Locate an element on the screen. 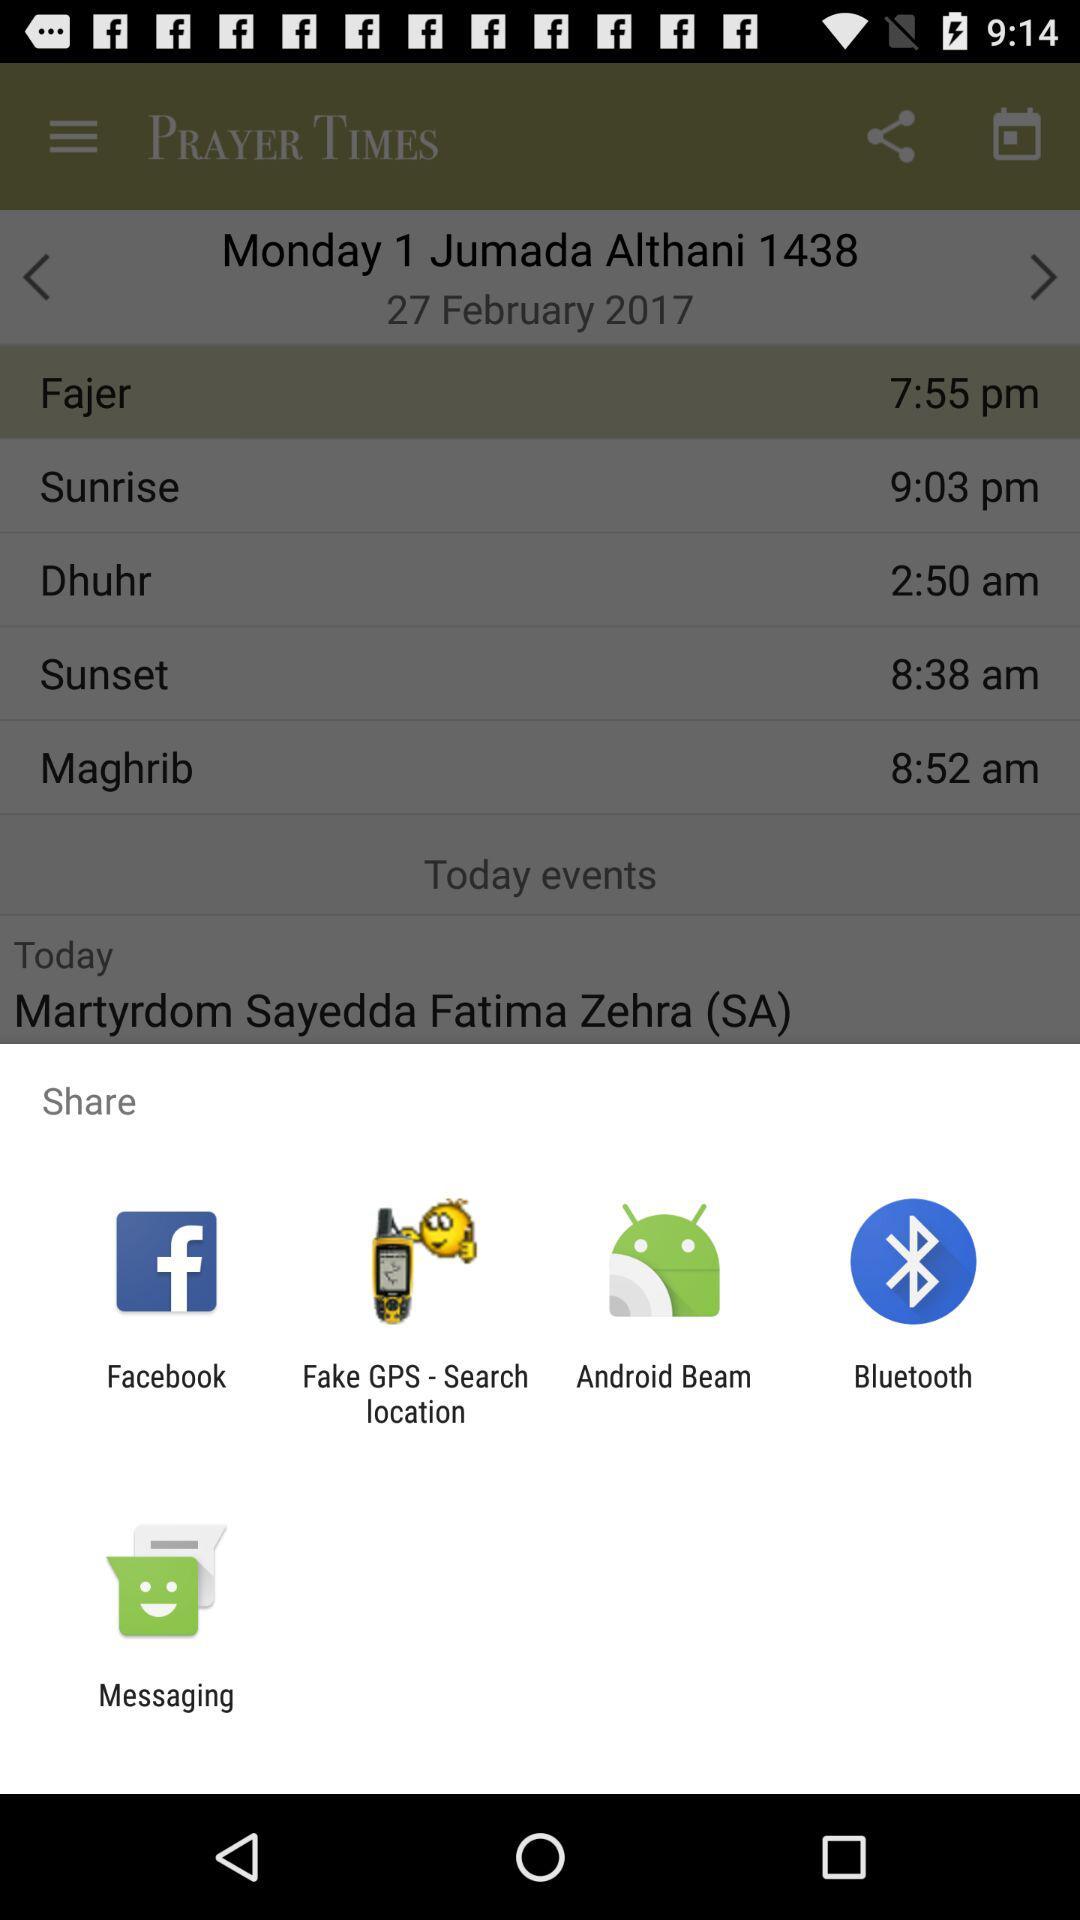 This screenshot has width=1080, height=1920. messaging item is located at coordinates (165, 1711).